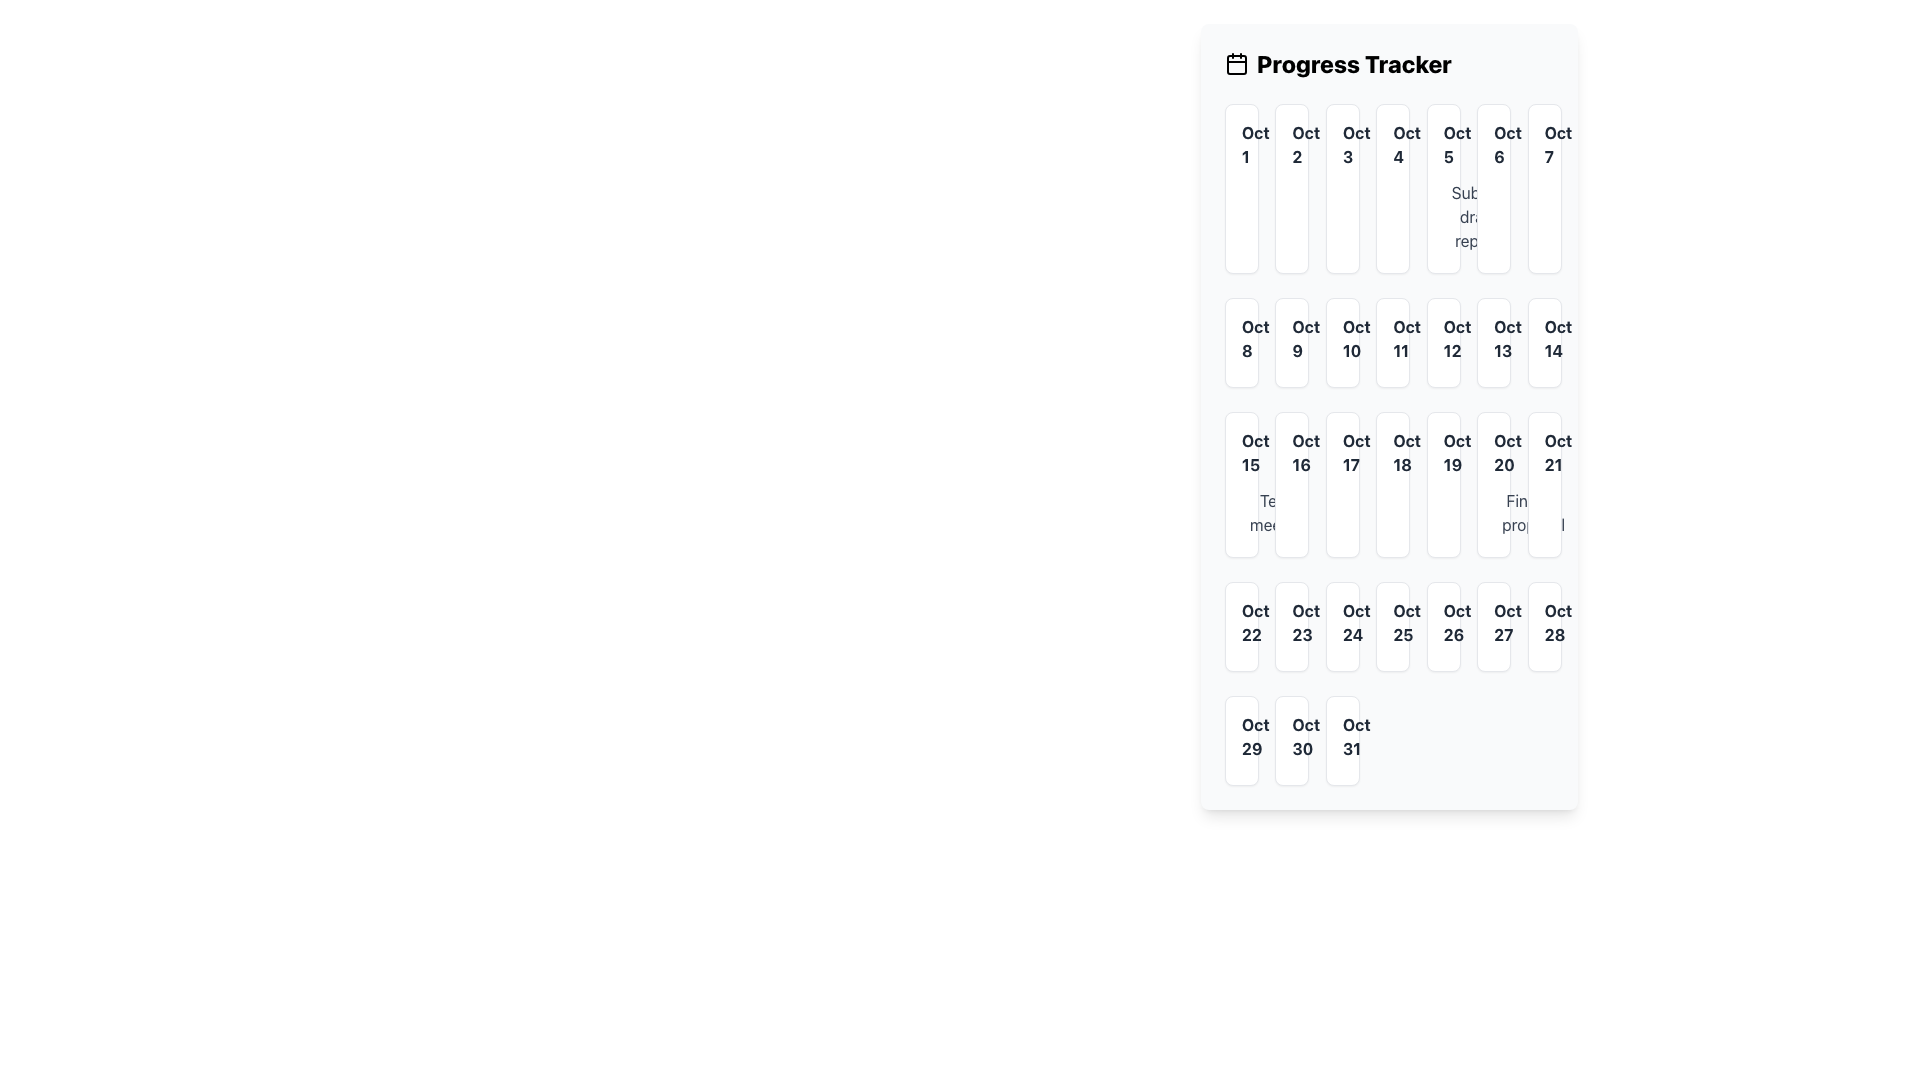 Image resolution: width=1920 pixels, height=1080 pixels. What do you see at coordinates (1241, 740) in the screenshot?
I see `the Date cell displaying 'Oct 29' in the calendar grid, which has a white background and a subtle shadow effect` at bounding box center [1241, 740].